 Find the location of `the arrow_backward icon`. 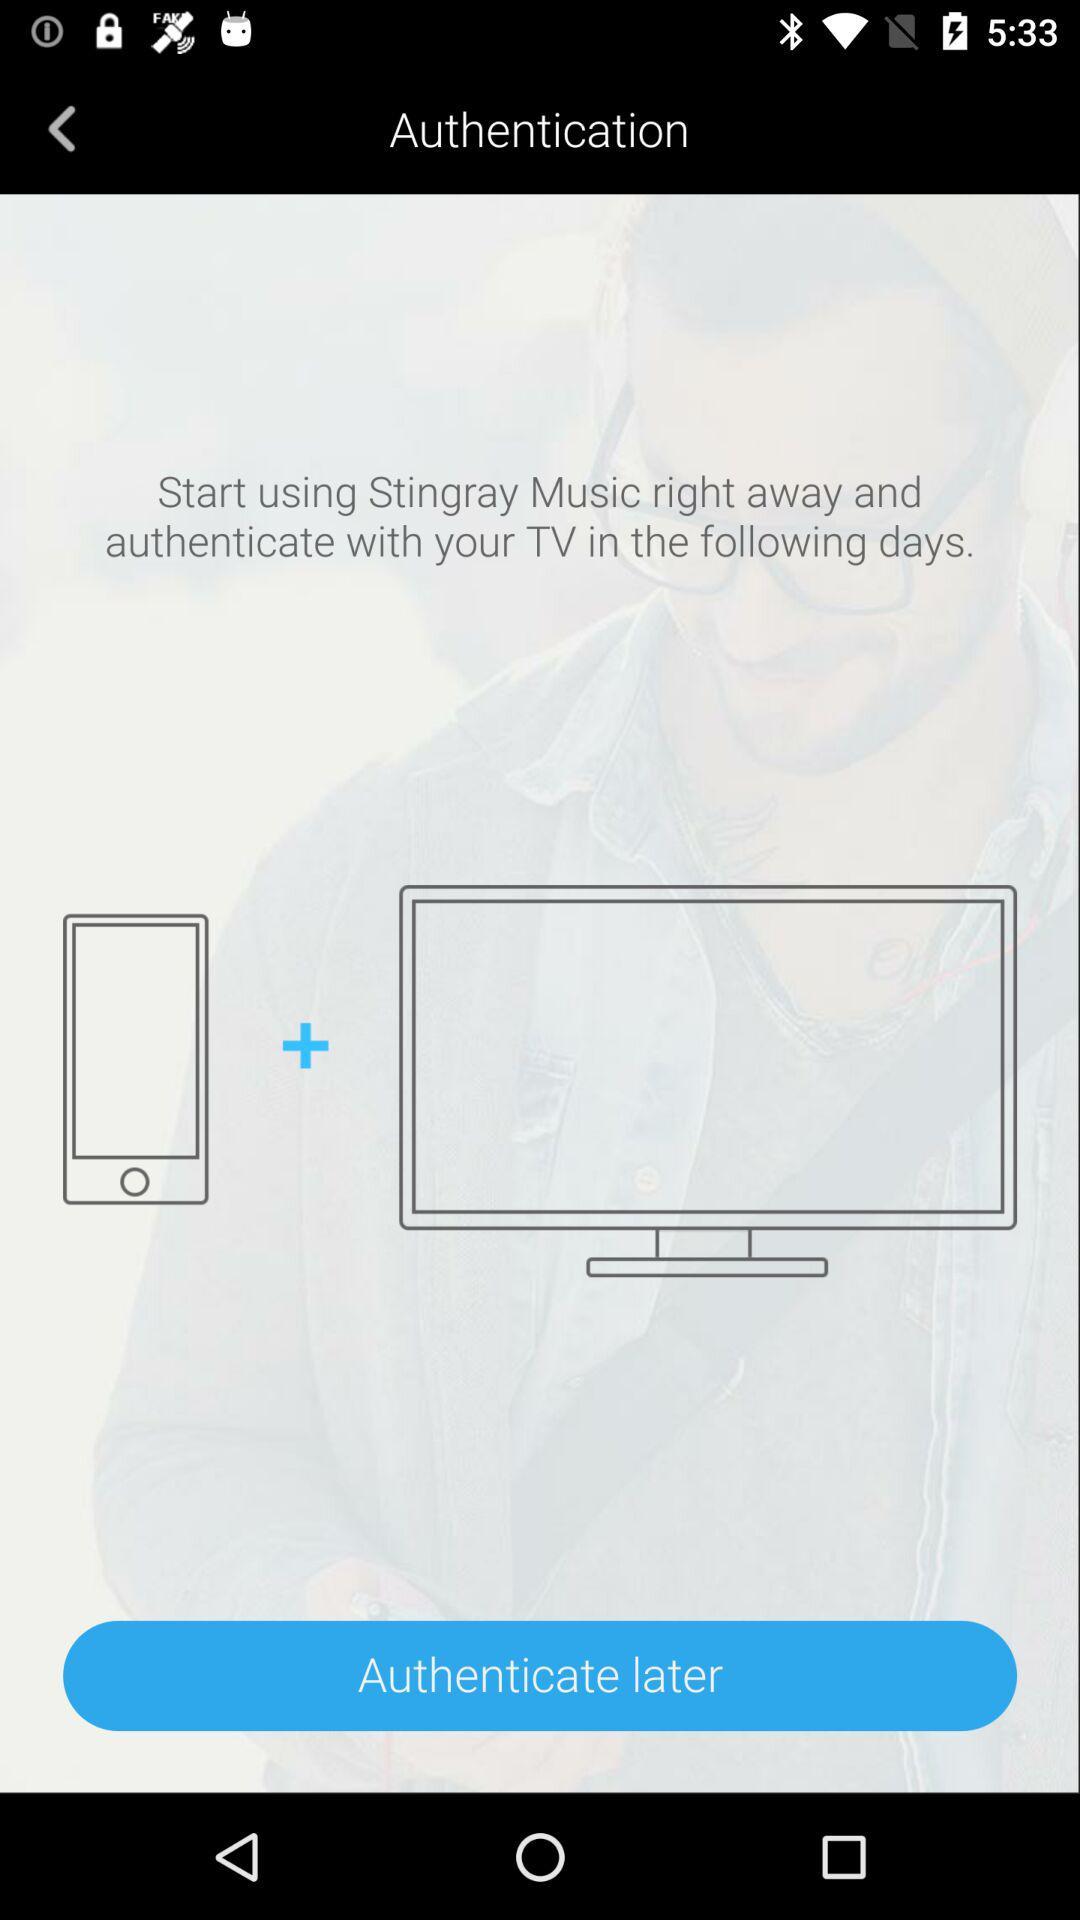

the arrow_backward icon is located at coordinates (61, 127).